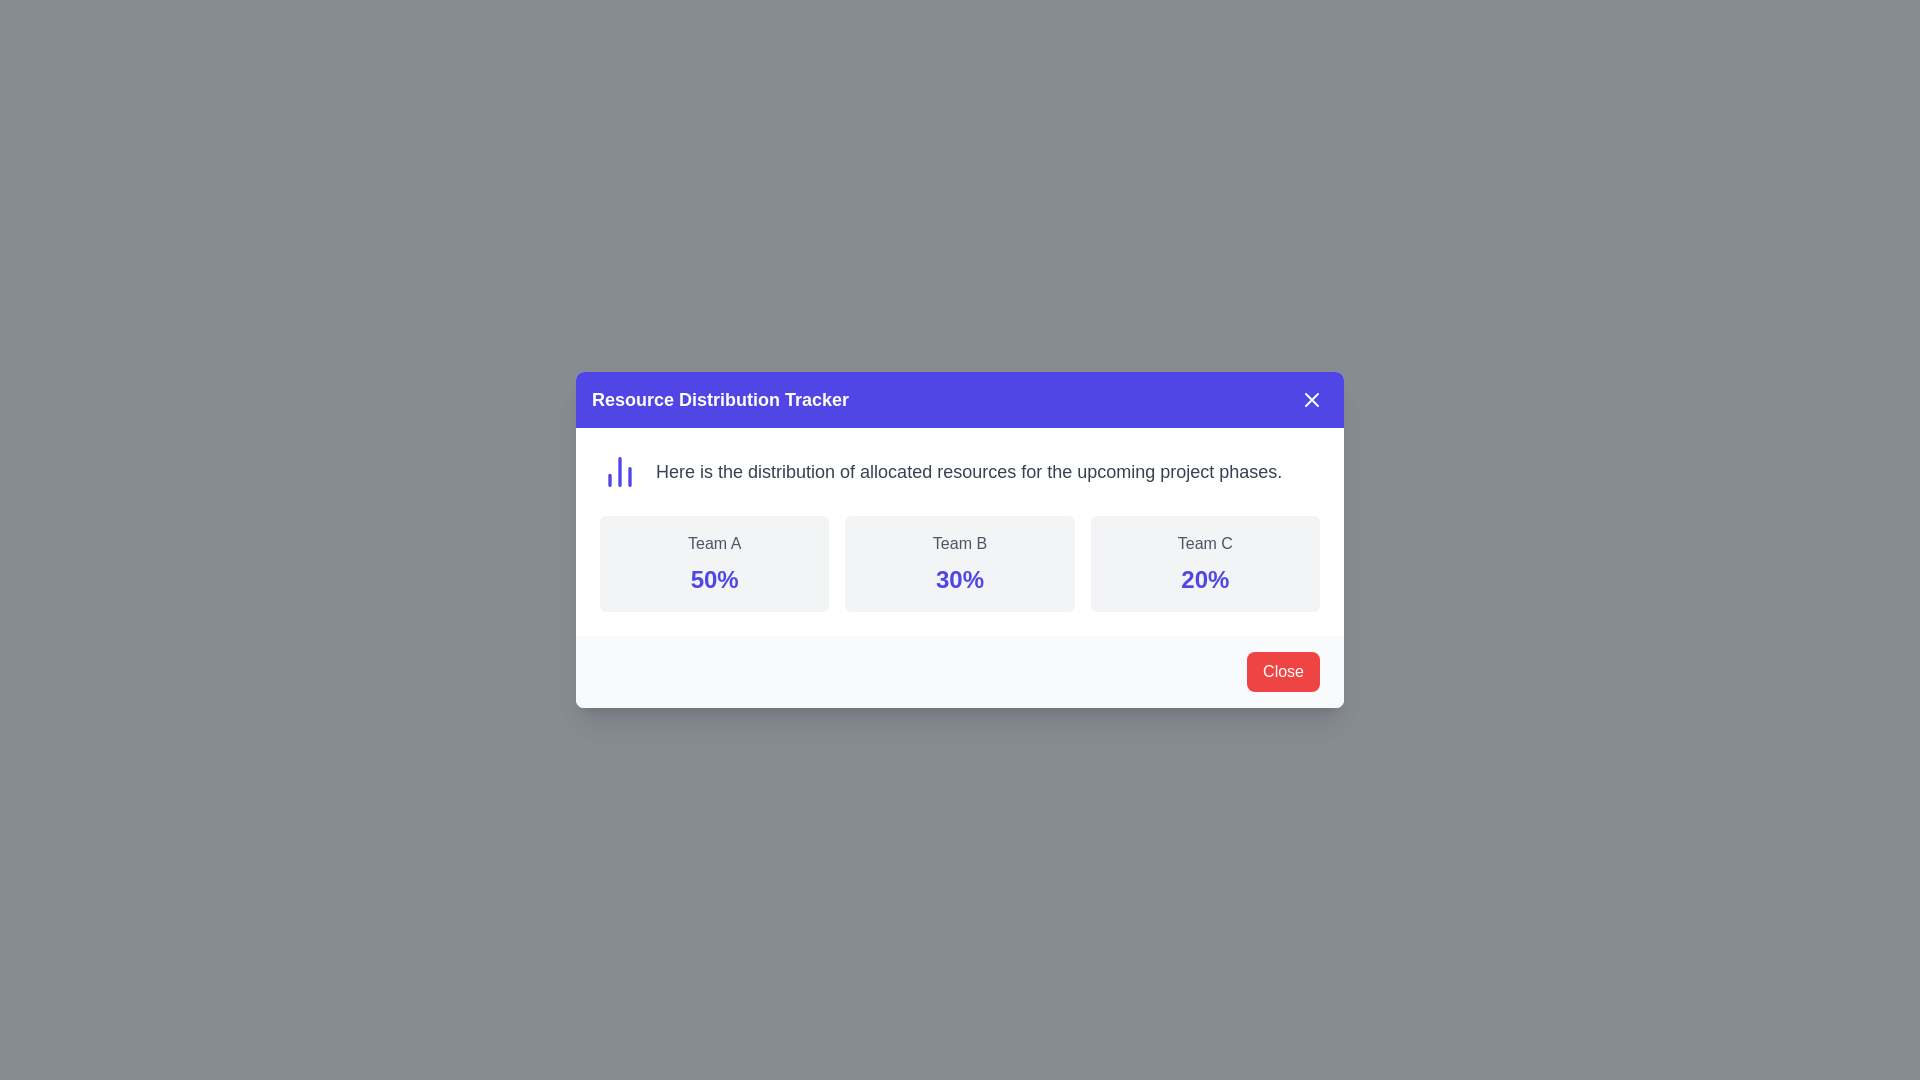 This screenshot has height=1080, width=1920. What do you see at coordinates (714, 579) in the screenshot?
I see `the text display showing '50%' in bold indigo color within the 'Team A' card` at bounding box center [714, 579].